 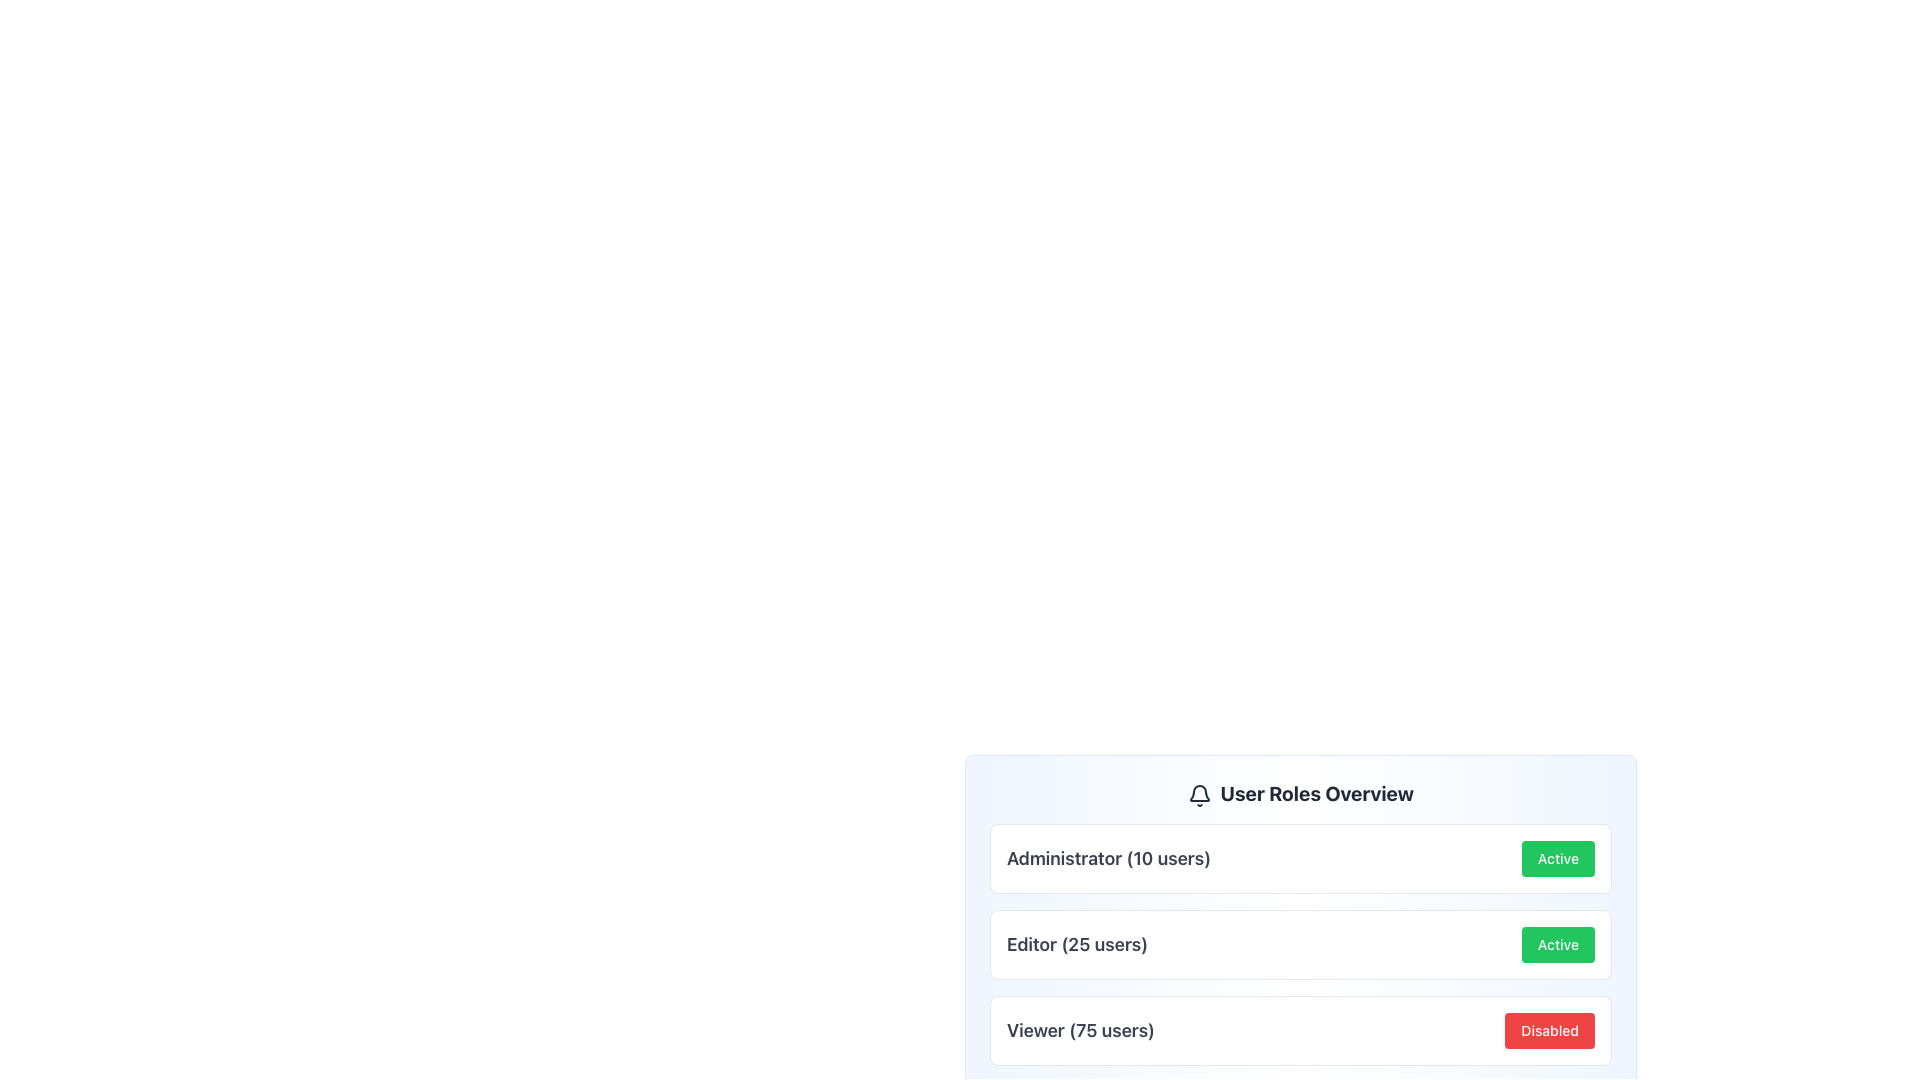 I want to click on the 'Active' button located on the Informational card with status that displays 'Editor (25 users)' and is positioned between 'Administrator' and 'Viewer' cards in the 'User Roles Overview', so click(x=1300, y=945).